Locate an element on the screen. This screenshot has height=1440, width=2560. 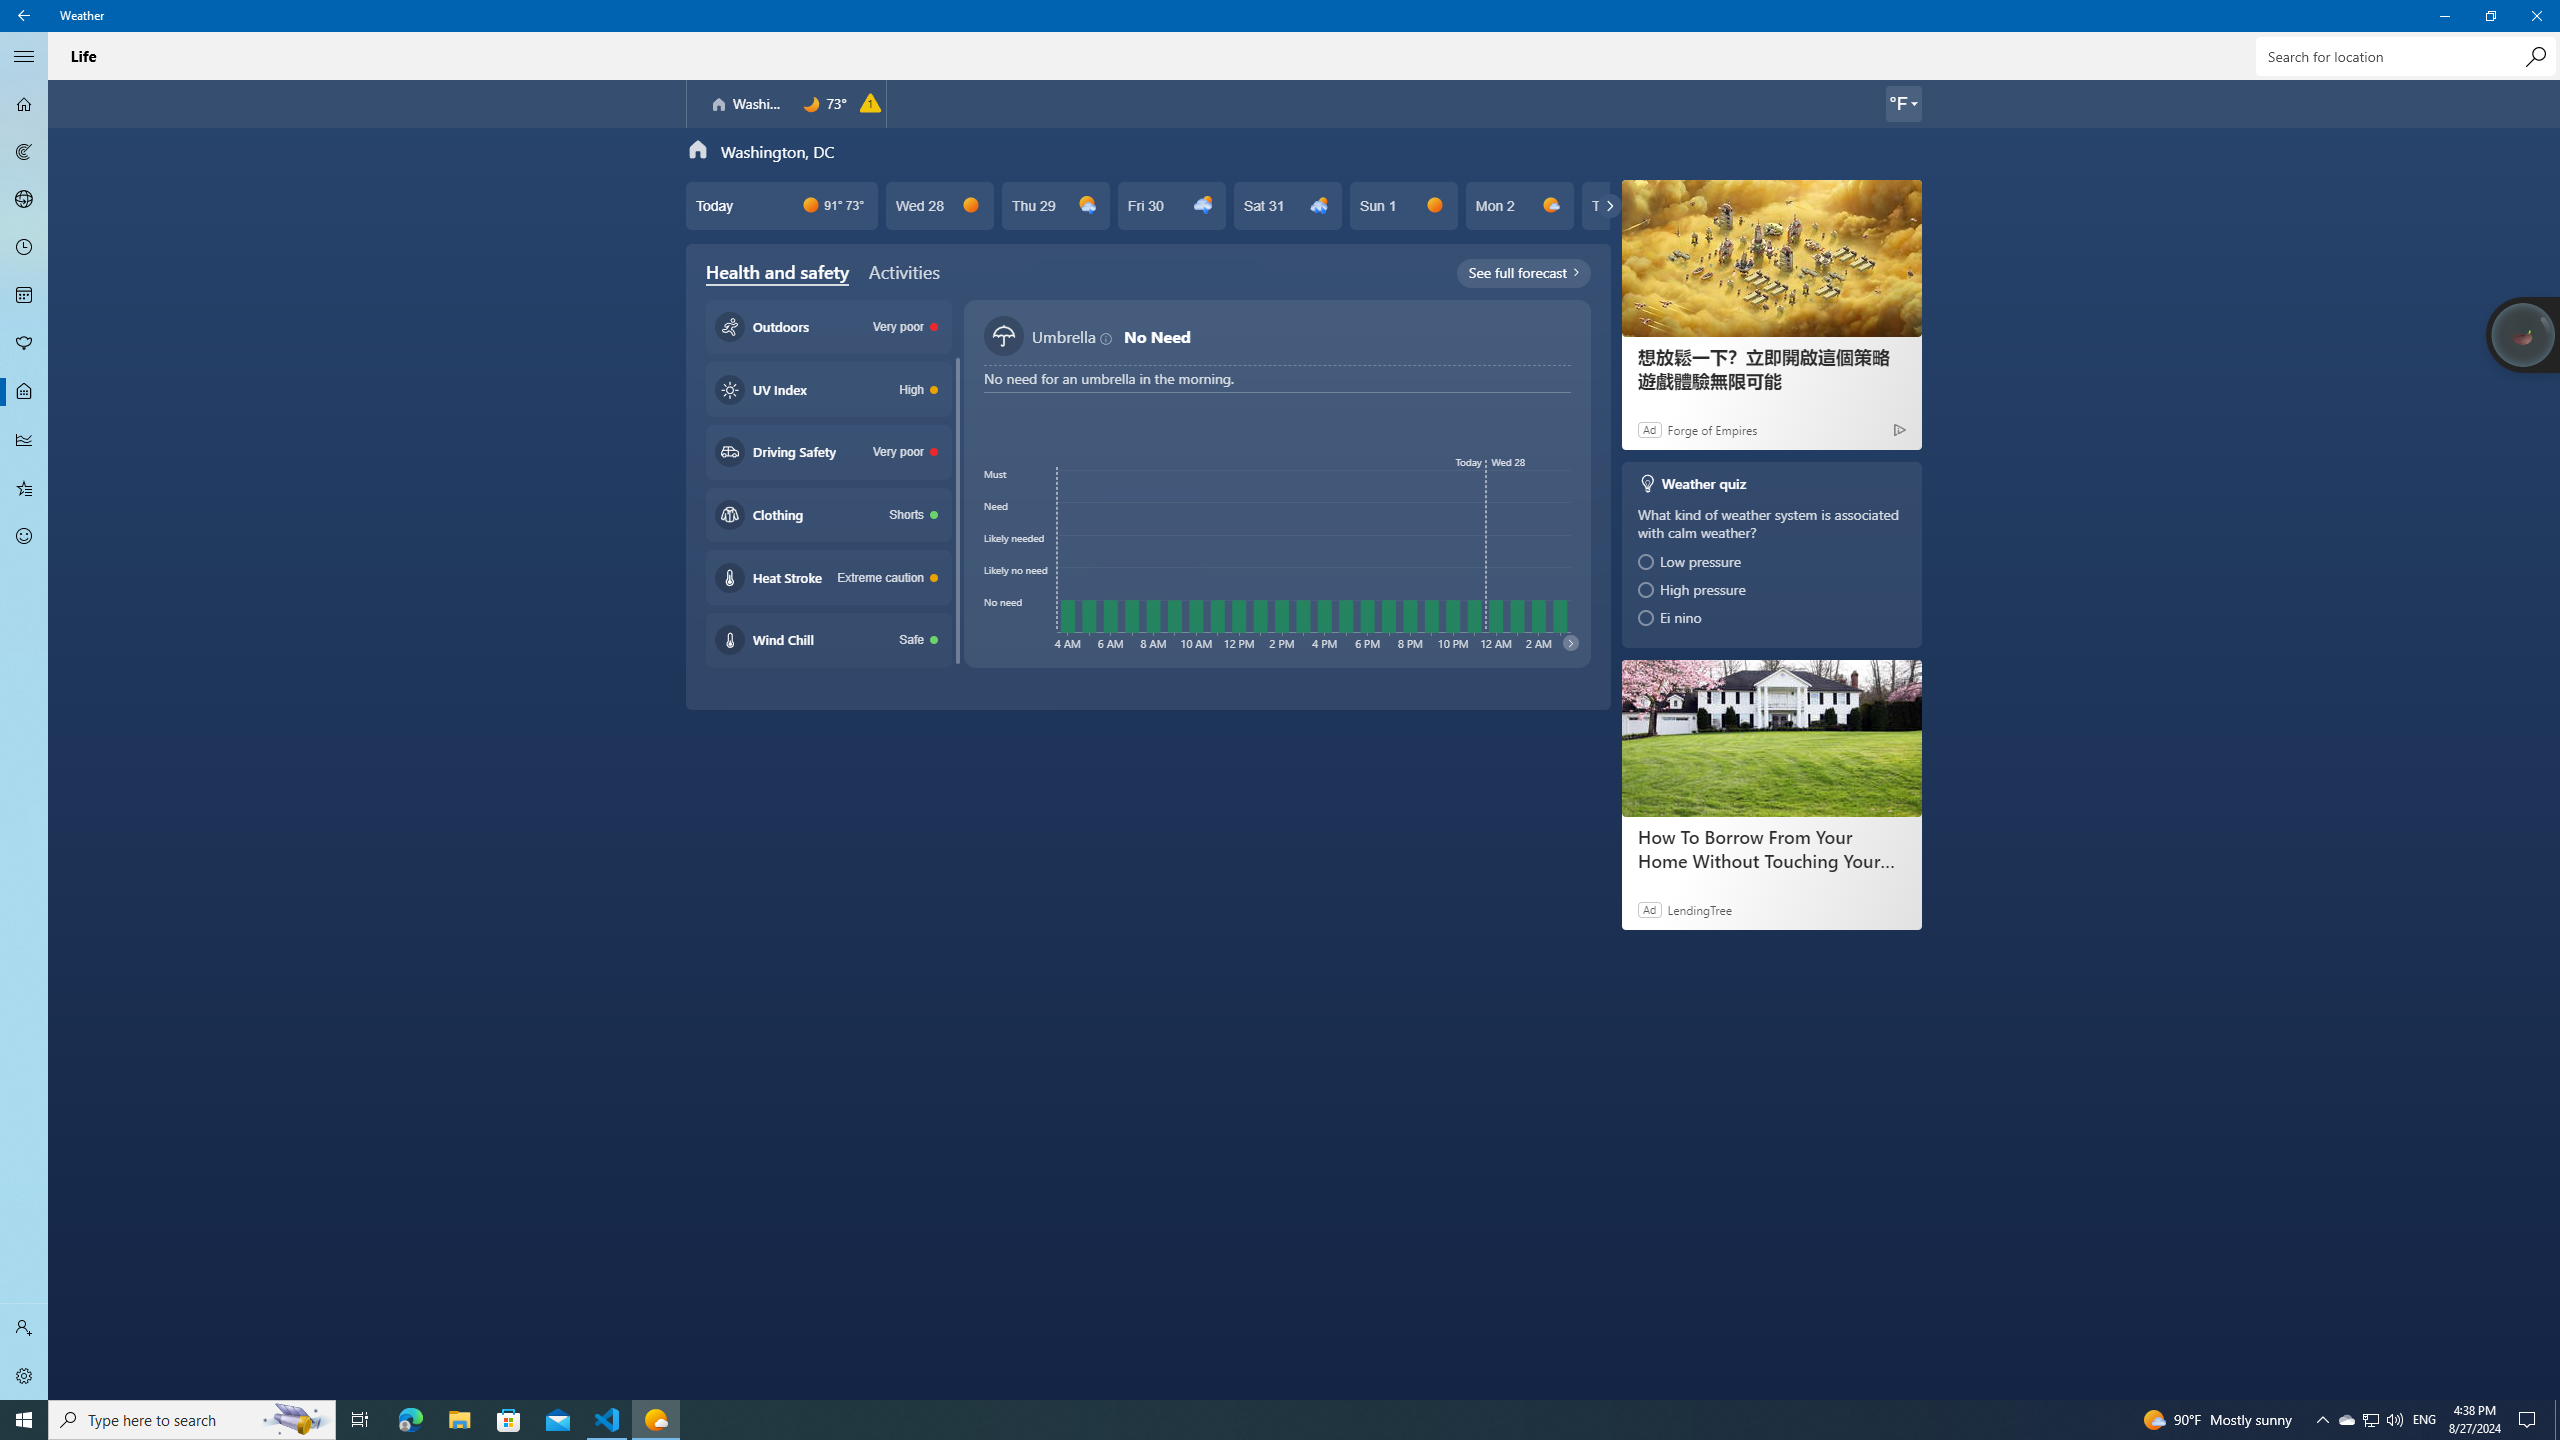
'Weather - 1 running window' is located at coordinates (656, 1418).